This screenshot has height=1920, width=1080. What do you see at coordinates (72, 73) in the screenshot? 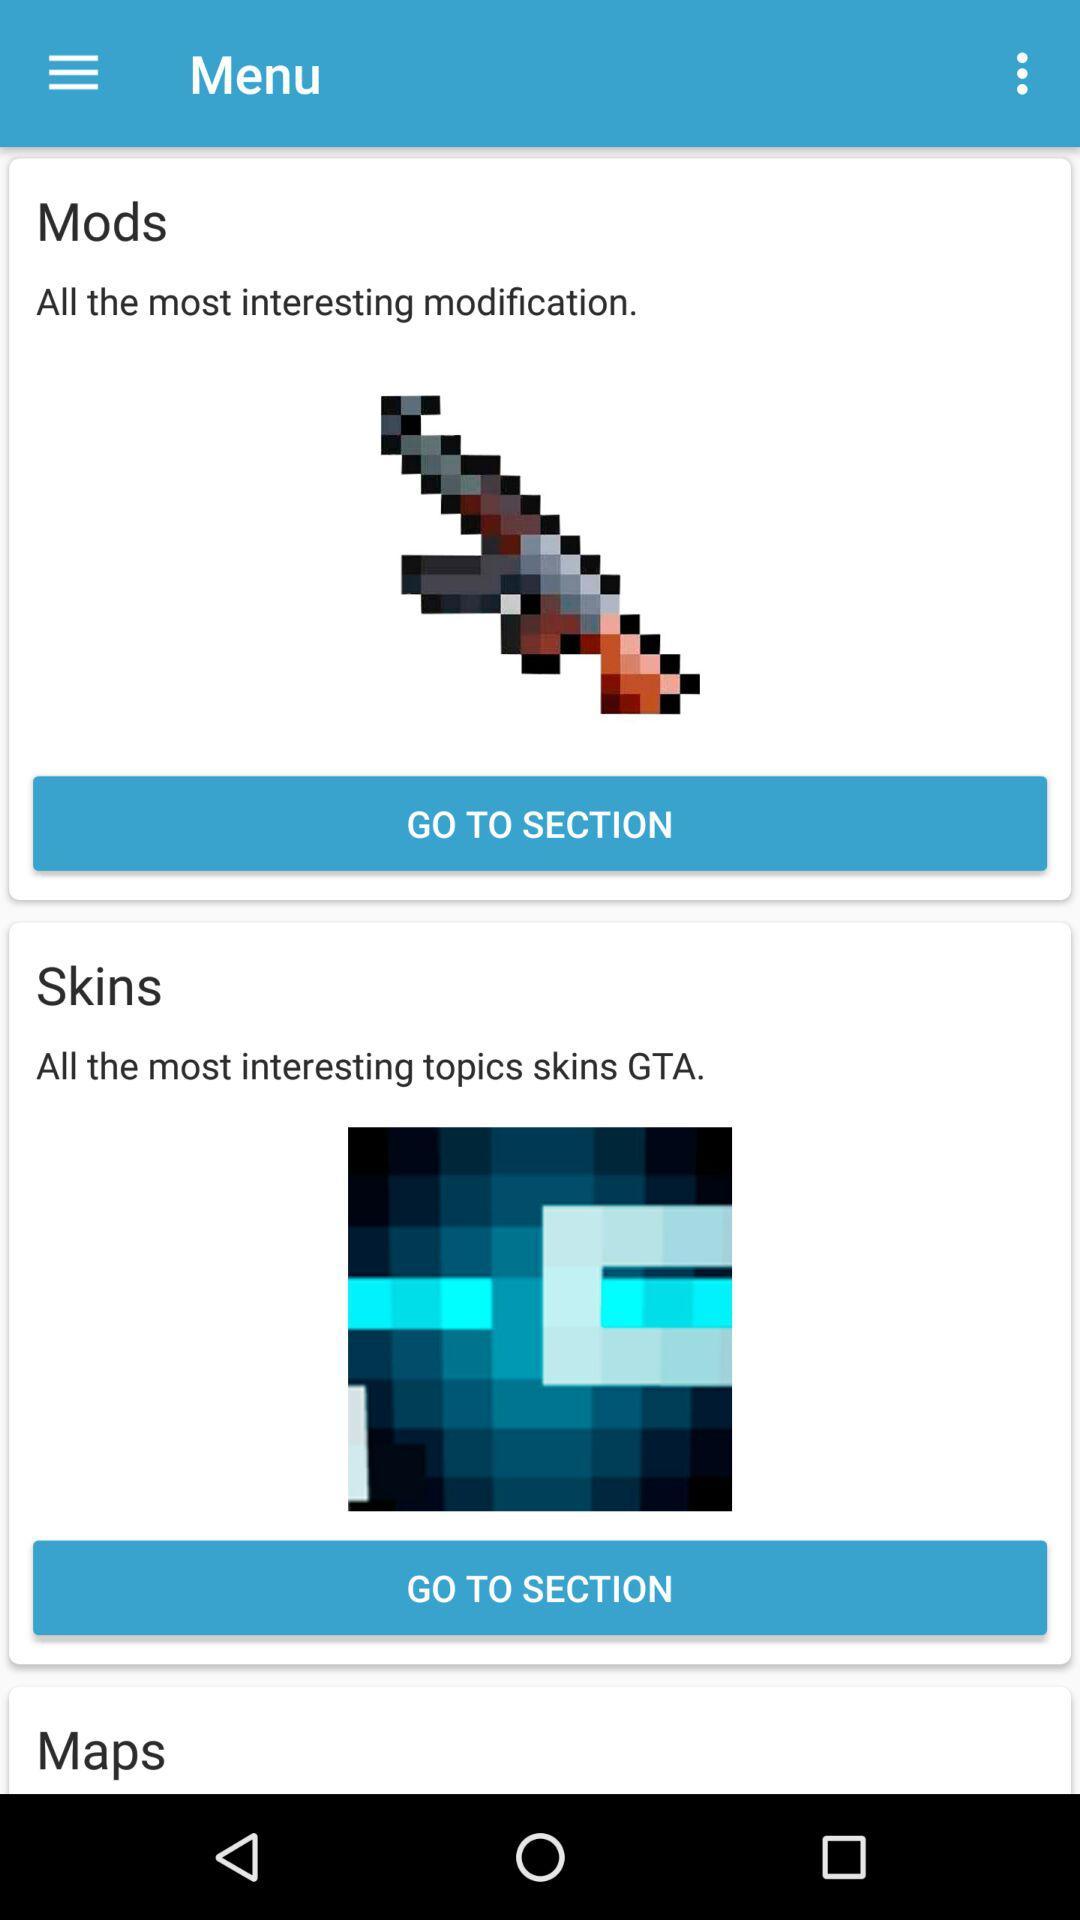
I see `item next to the menu icon` at bounding box center [72, 73].